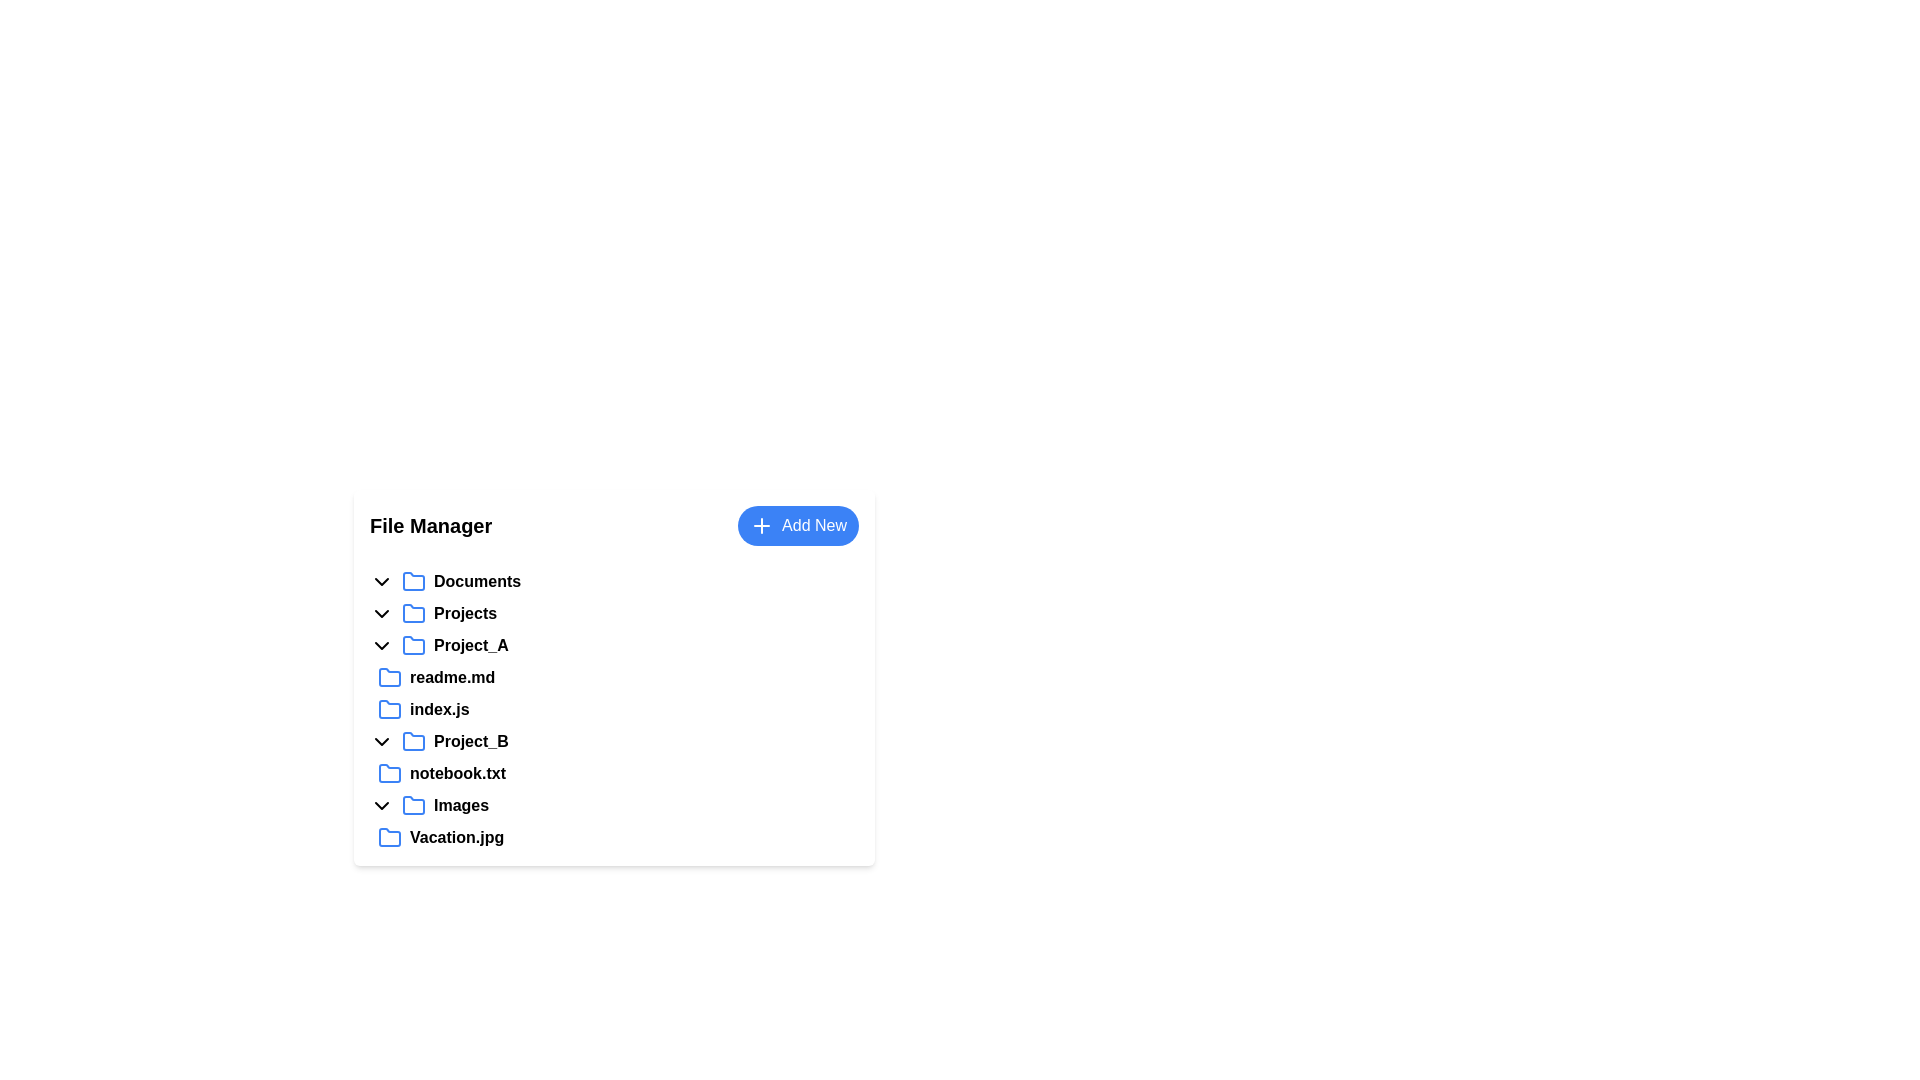  What do you see at coordinates (389, 771) in the screenshot?
I see `the compact, blue, folder-shaped icon representing 'notebook.txt' in the file manager interface` at bounding box center [389, 771].